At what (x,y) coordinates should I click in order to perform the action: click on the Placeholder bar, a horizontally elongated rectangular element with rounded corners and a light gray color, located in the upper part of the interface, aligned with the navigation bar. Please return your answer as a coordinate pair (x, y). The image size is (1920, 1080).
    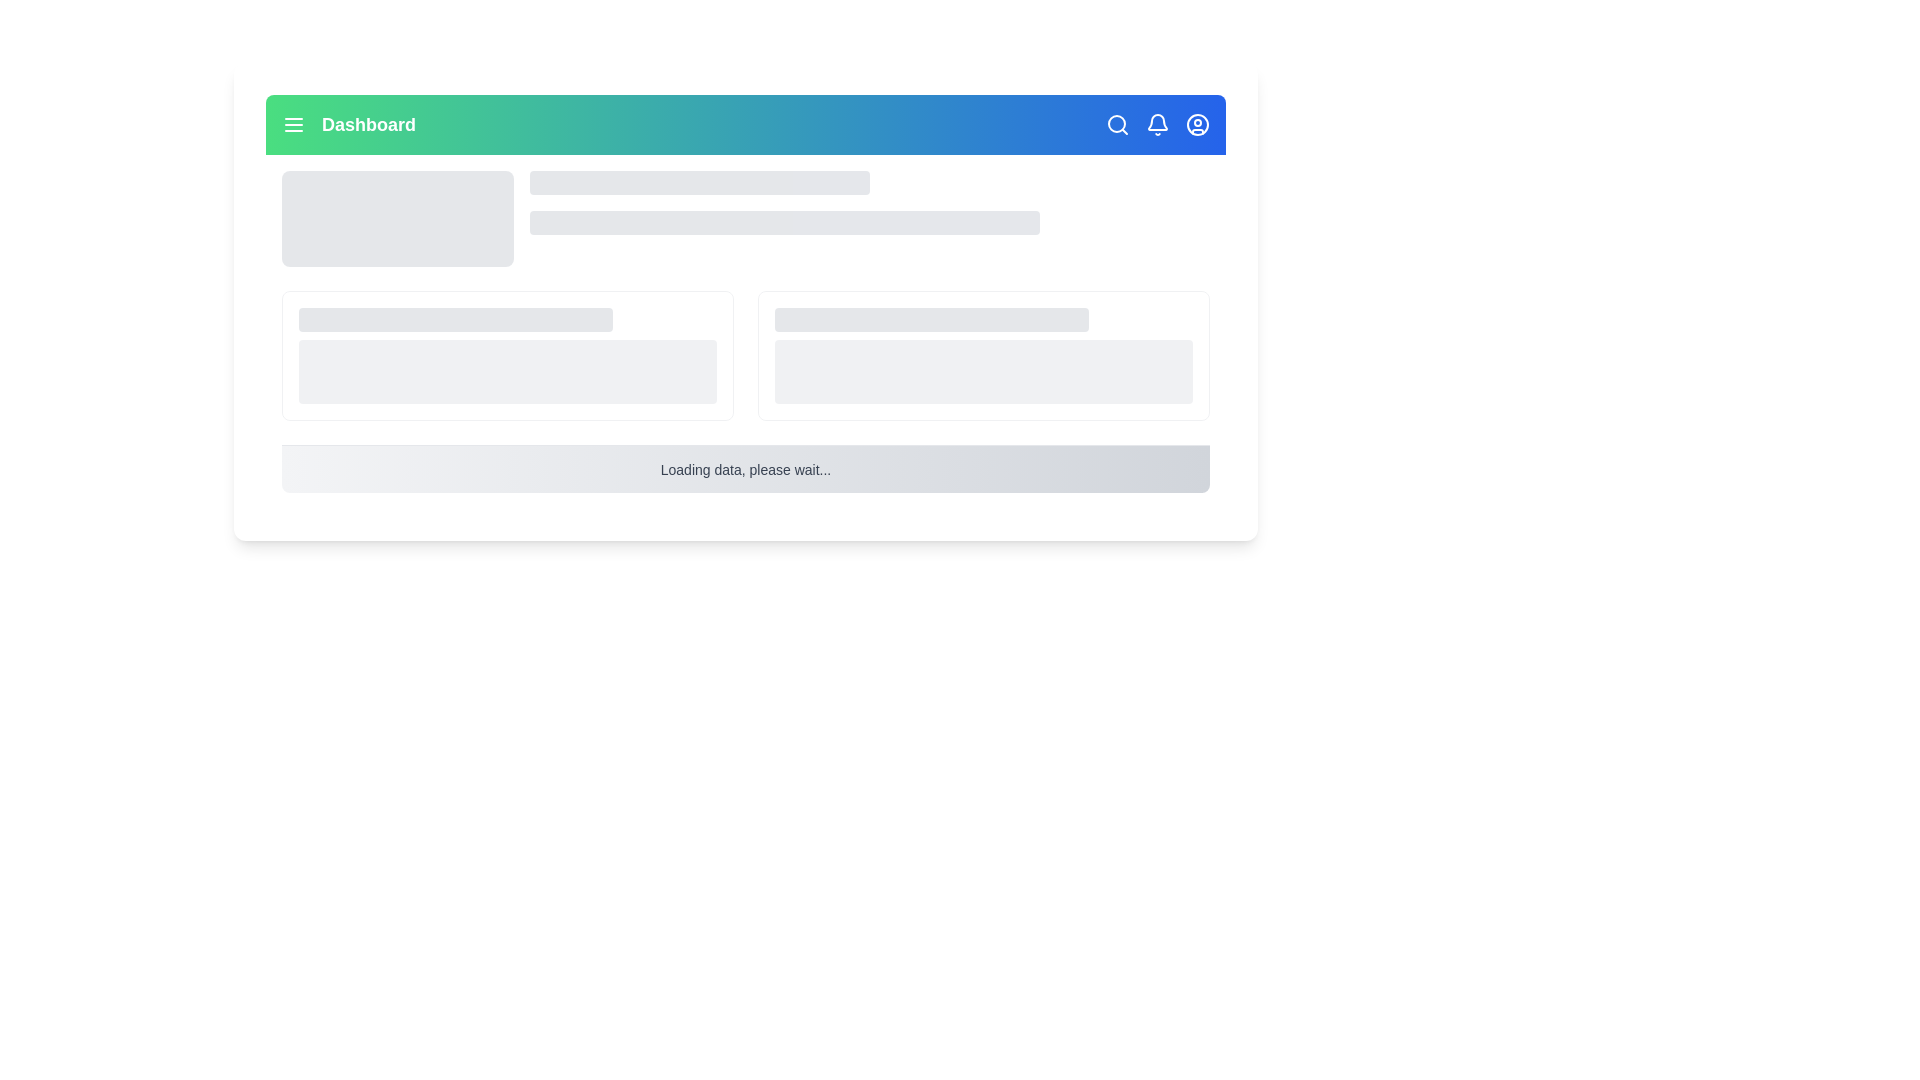
    Looking at the image, I should click on (700, 182).